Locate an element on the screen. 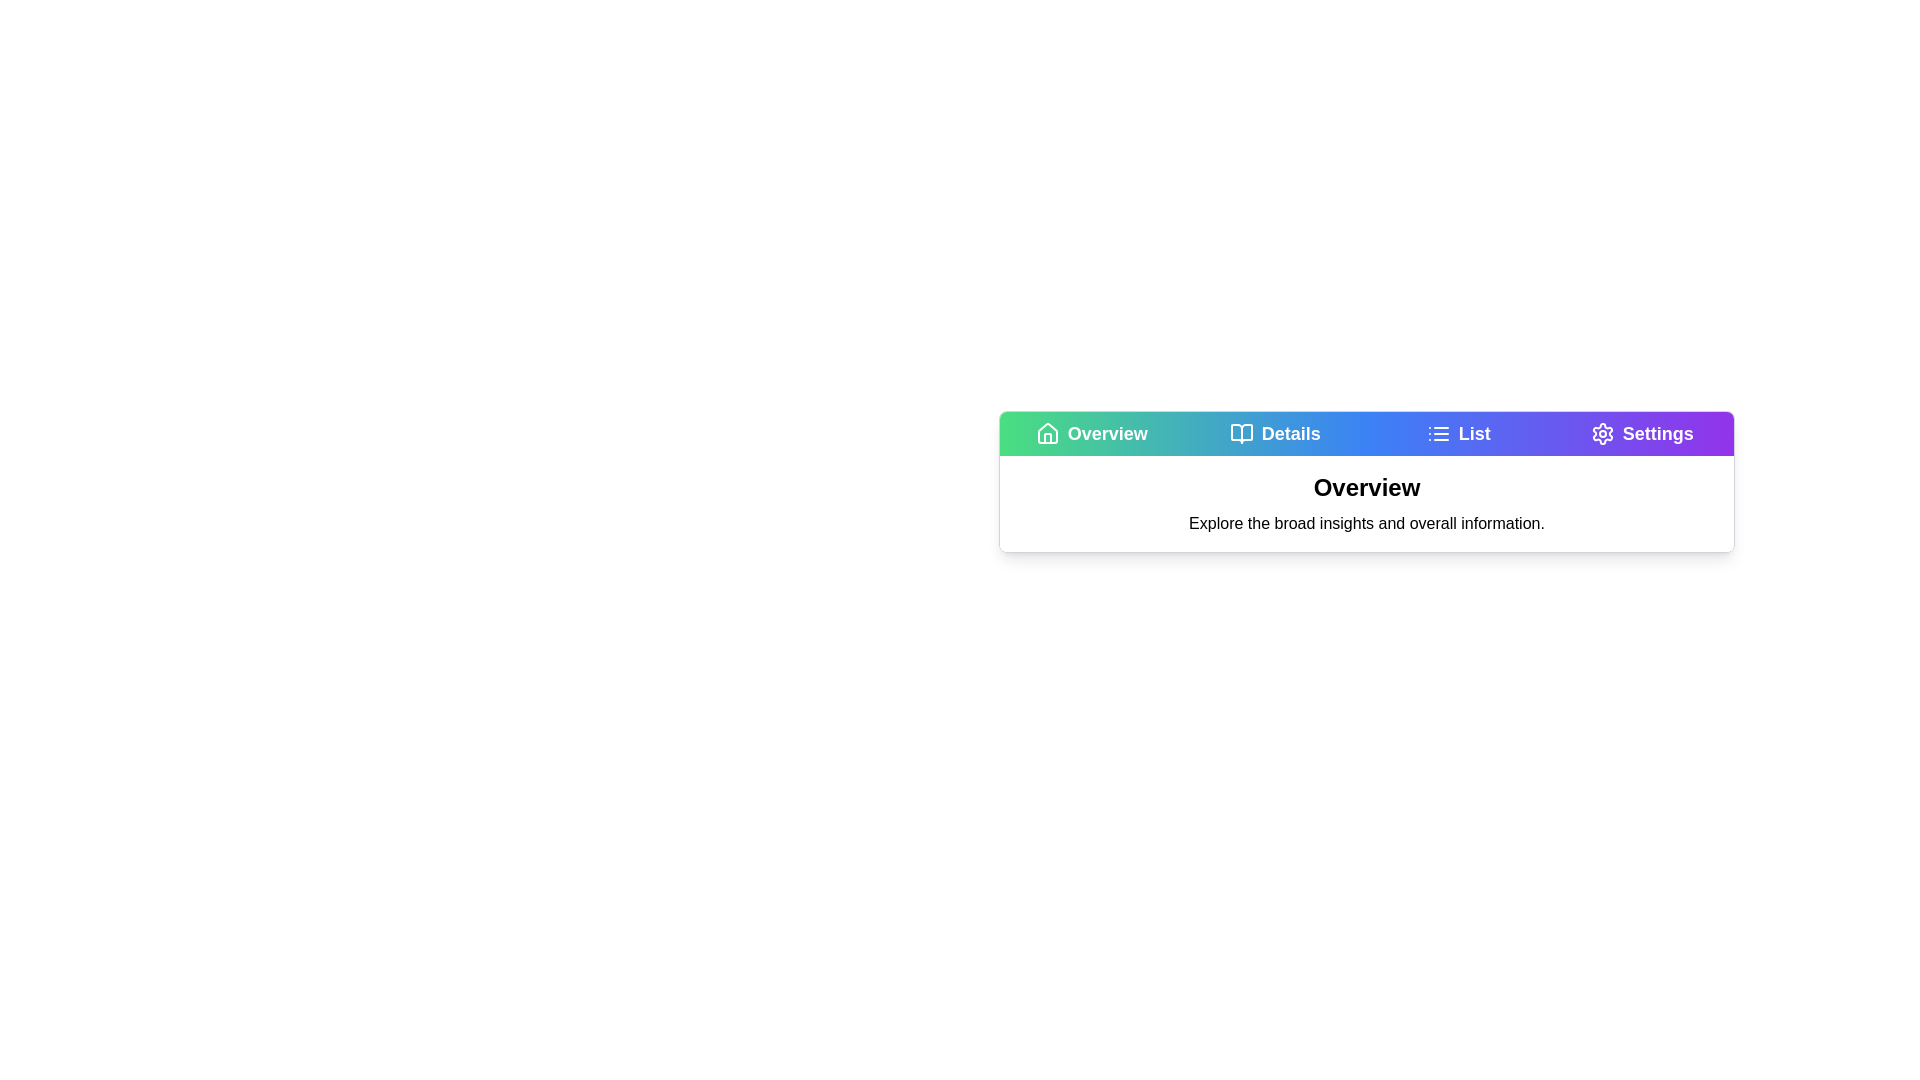 The height and width of the screenshot is (1080, 1920). the home icon located to the left of the 'Overview' label in the horizontally aligned menu is located at coordinates (1046, 433).